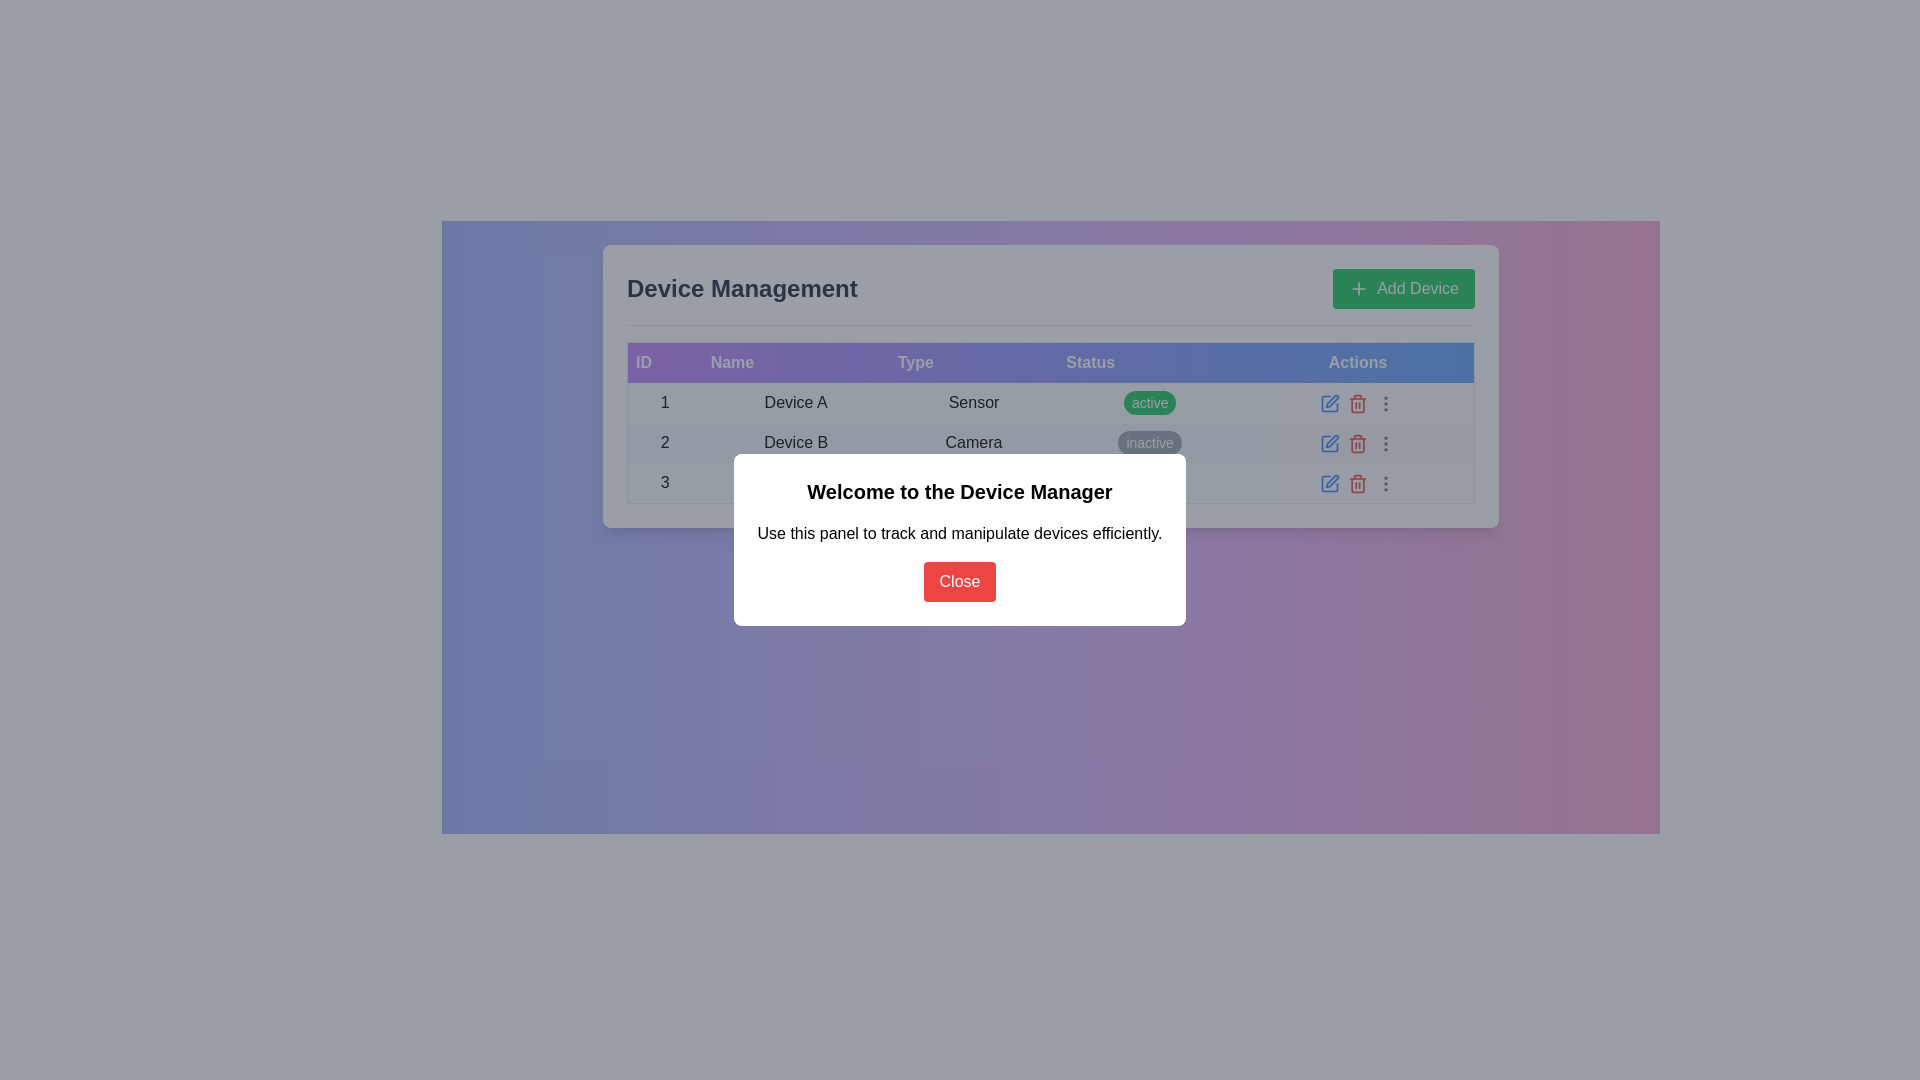 The height and width of the screenshot is (1080, 1920). I want to click on the 'inactive' status indicator badge for 'Device B' in the 'Status' column of the Device Management table, so click(1150, 442).